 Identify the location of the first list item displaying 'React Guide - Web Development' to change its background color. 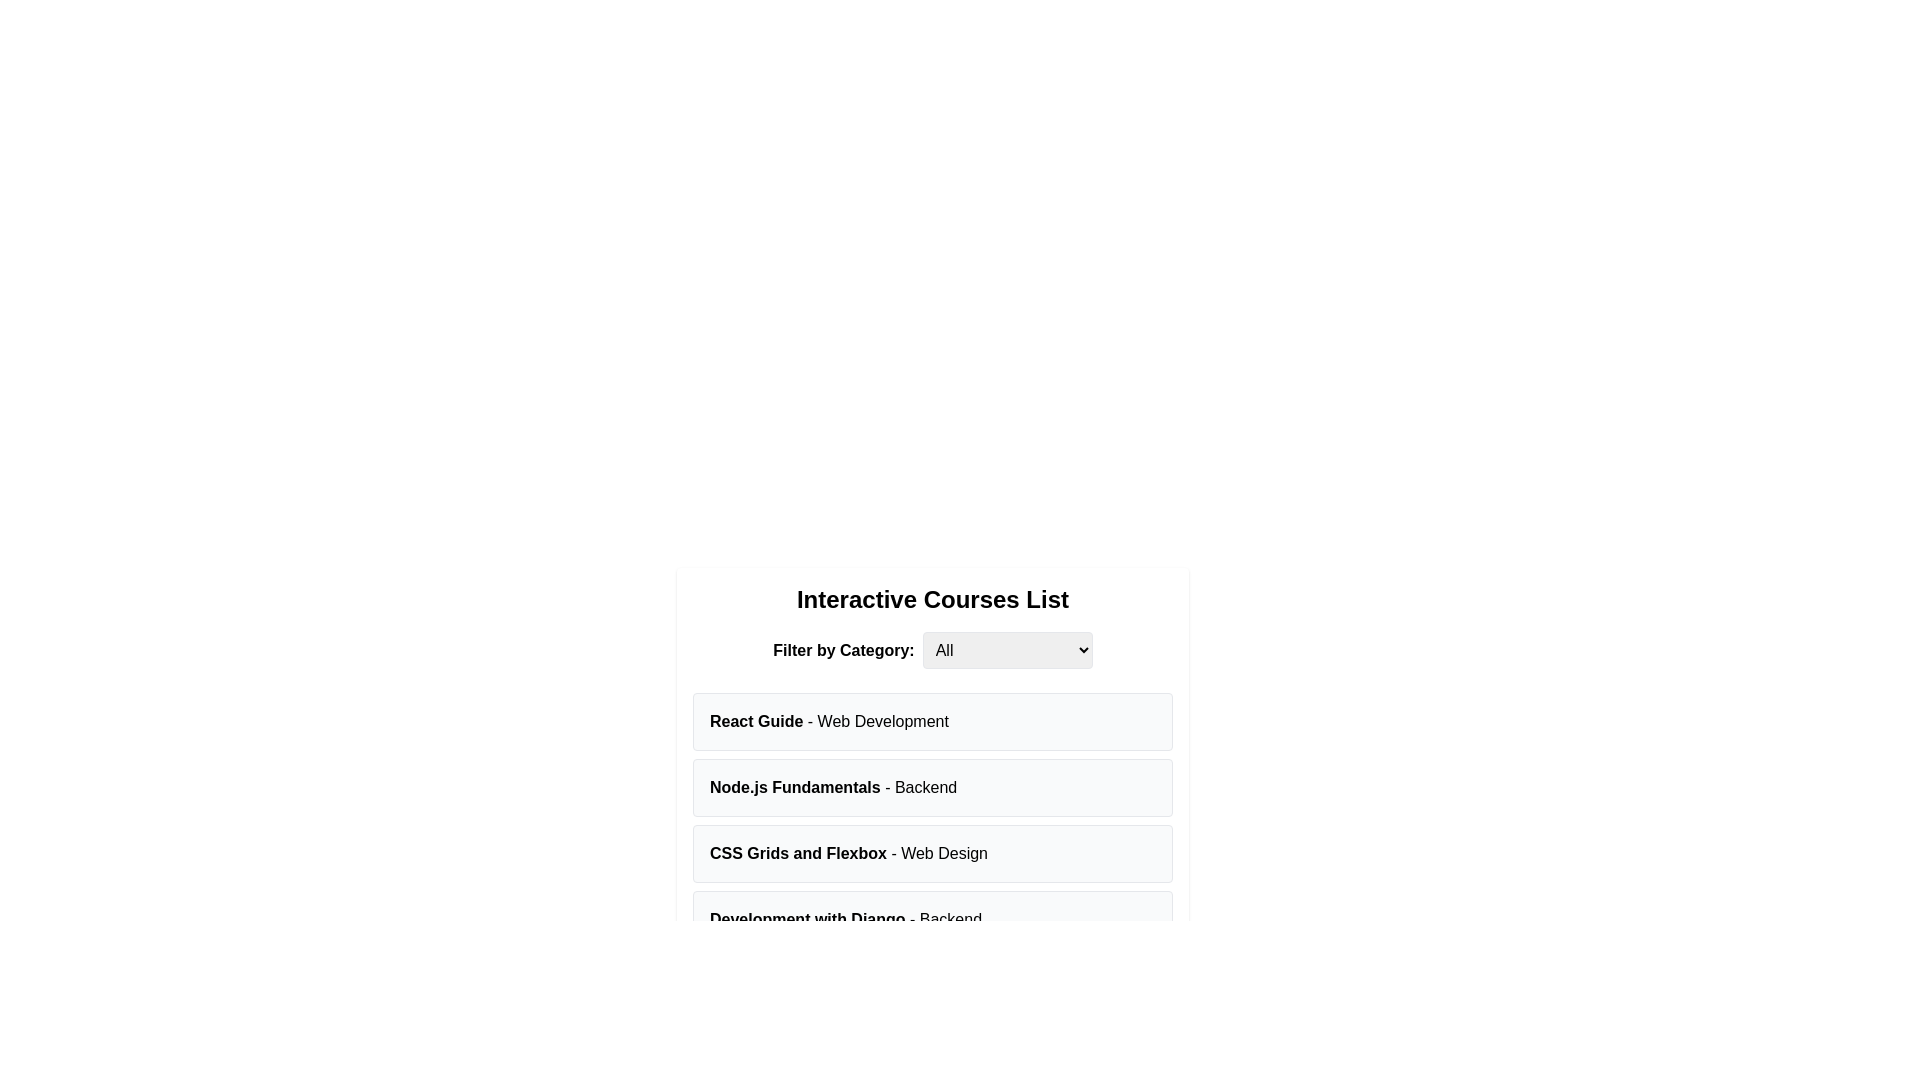
(931, 721).